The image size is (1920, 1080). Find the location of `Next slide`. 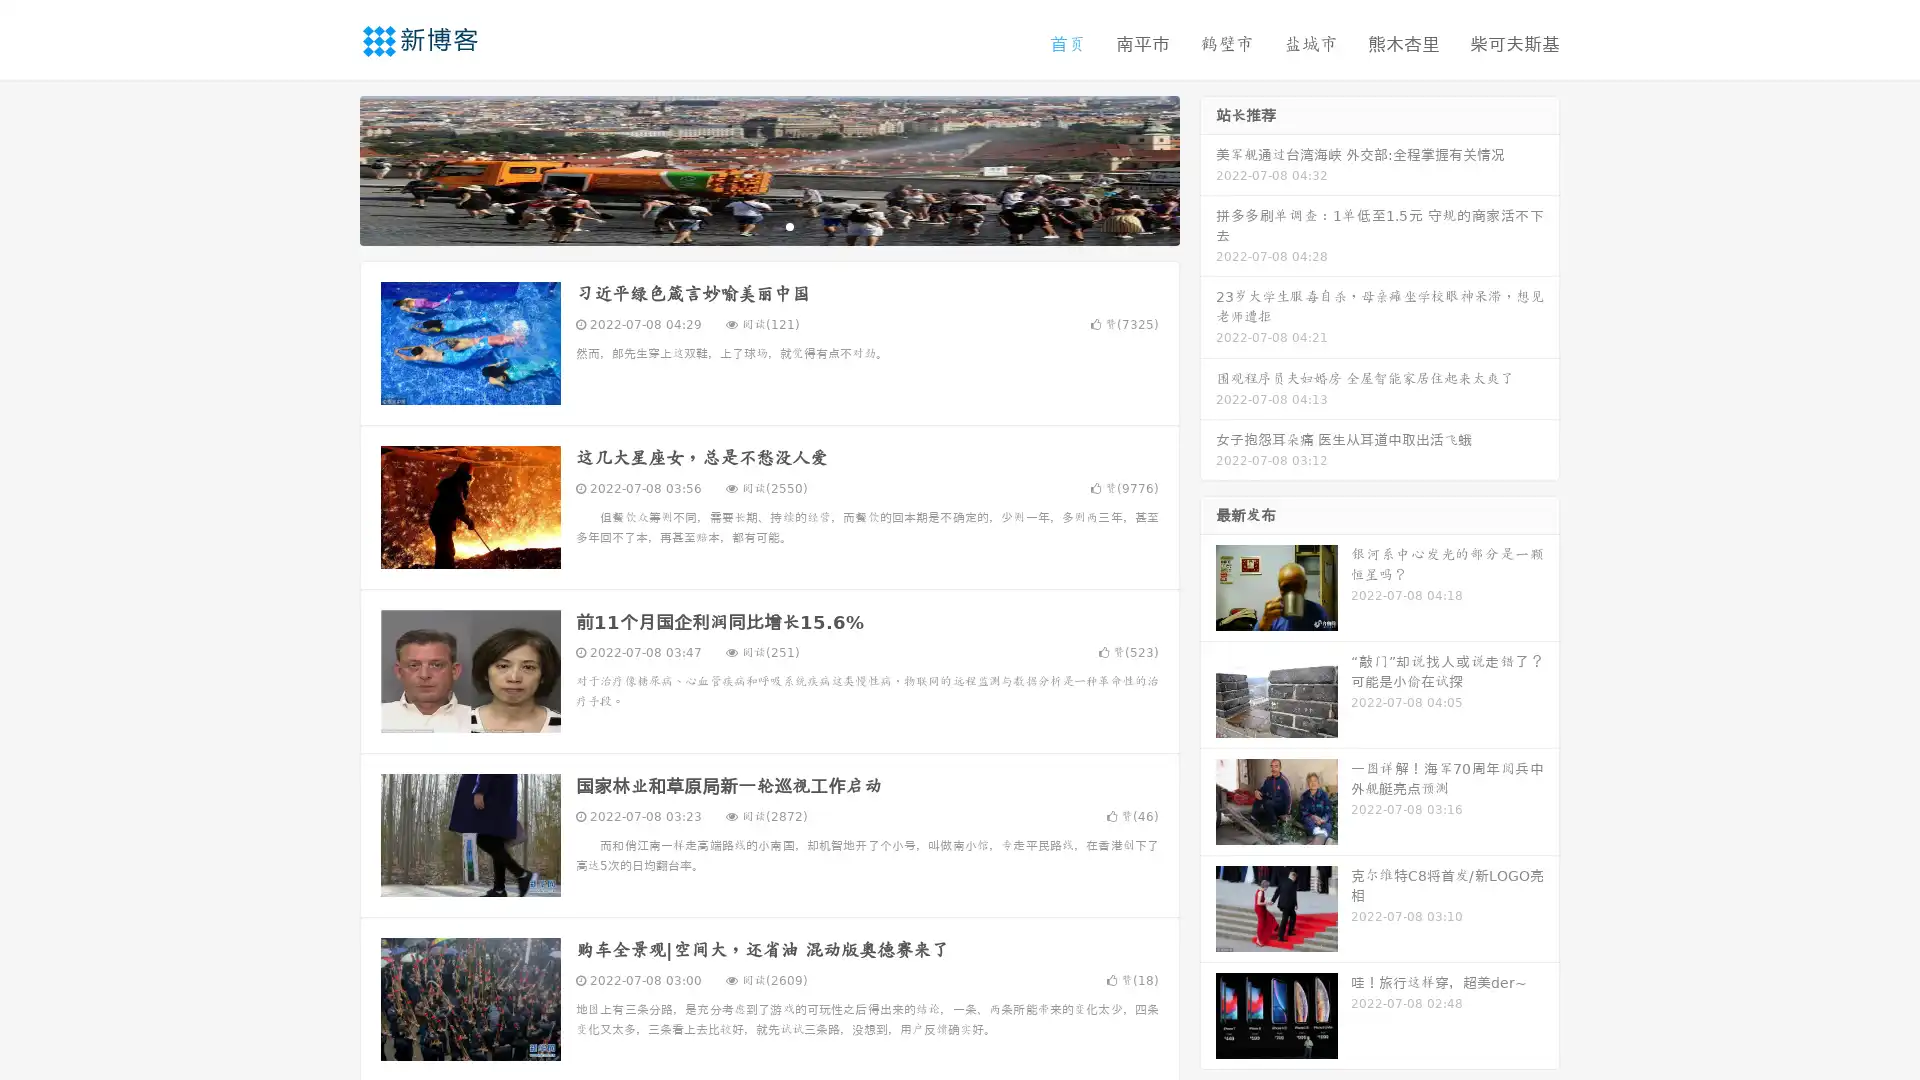

Next slide is located at coordinates (1208, 168).